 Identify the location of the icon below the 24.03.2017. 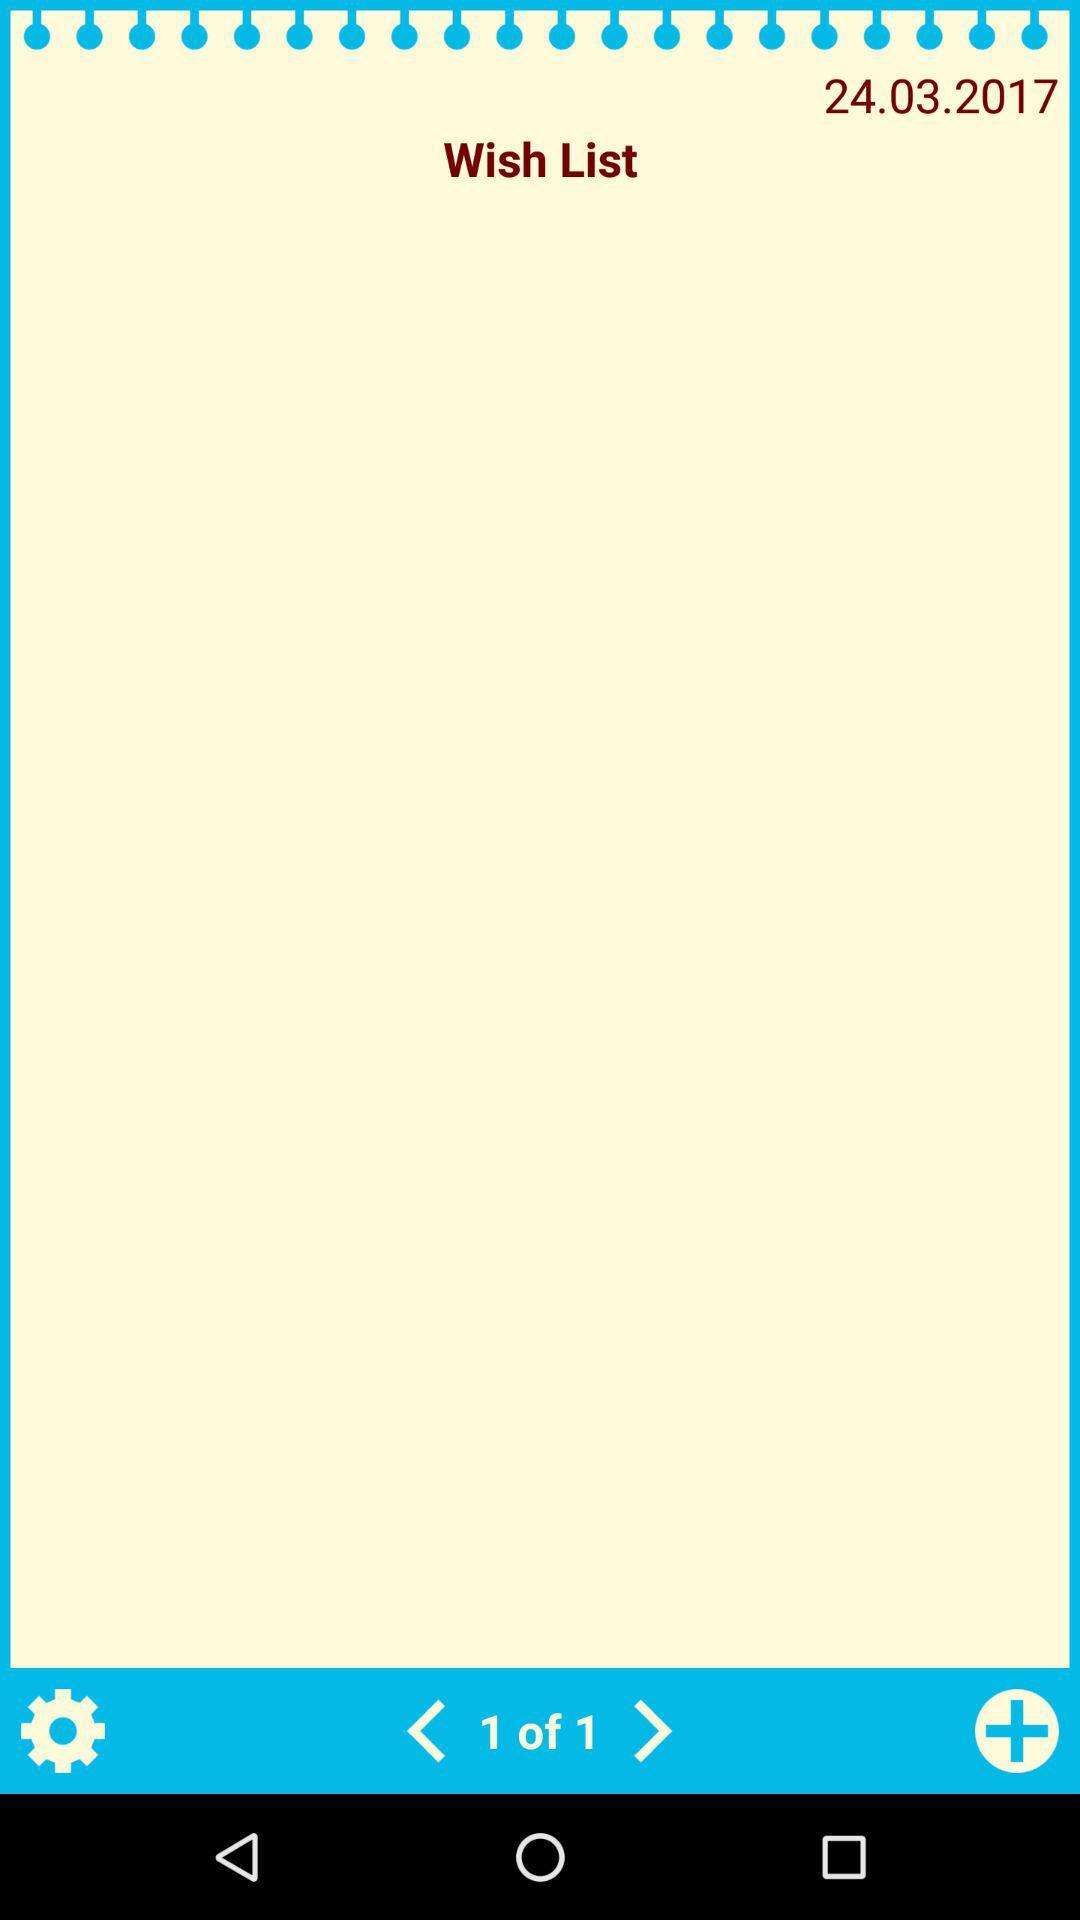
(540, 157).